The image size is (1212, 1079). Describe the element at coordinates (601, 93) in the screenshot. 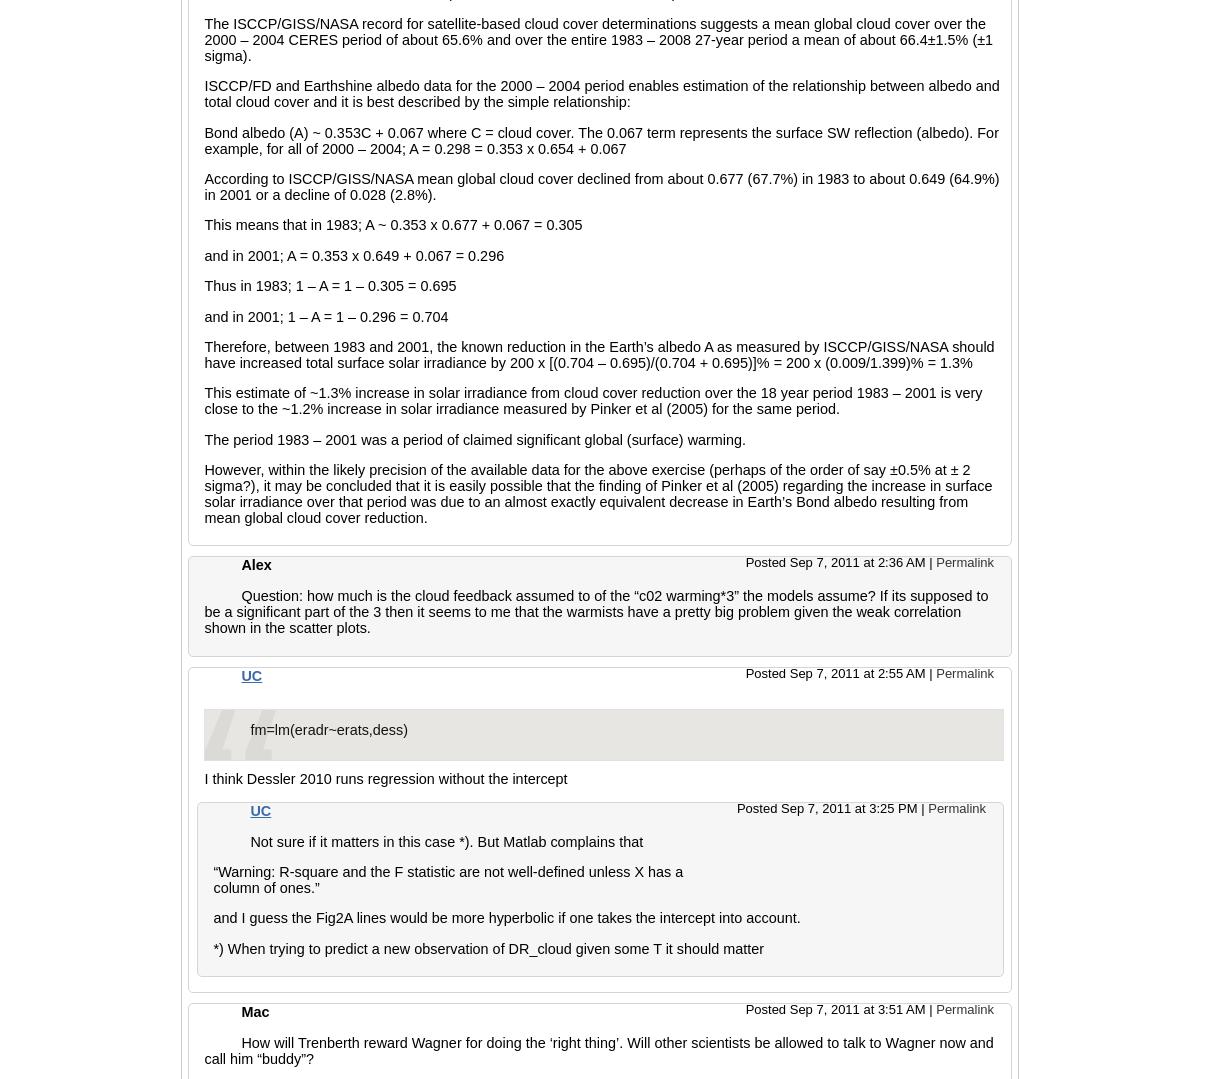

I see `'ISCCP/FD and Earthshine albedo data for the 2000 – 2004 period enables estimation of the relationship between albedo and total cloud cover and it is best described by the simple relationship:'` at that location.